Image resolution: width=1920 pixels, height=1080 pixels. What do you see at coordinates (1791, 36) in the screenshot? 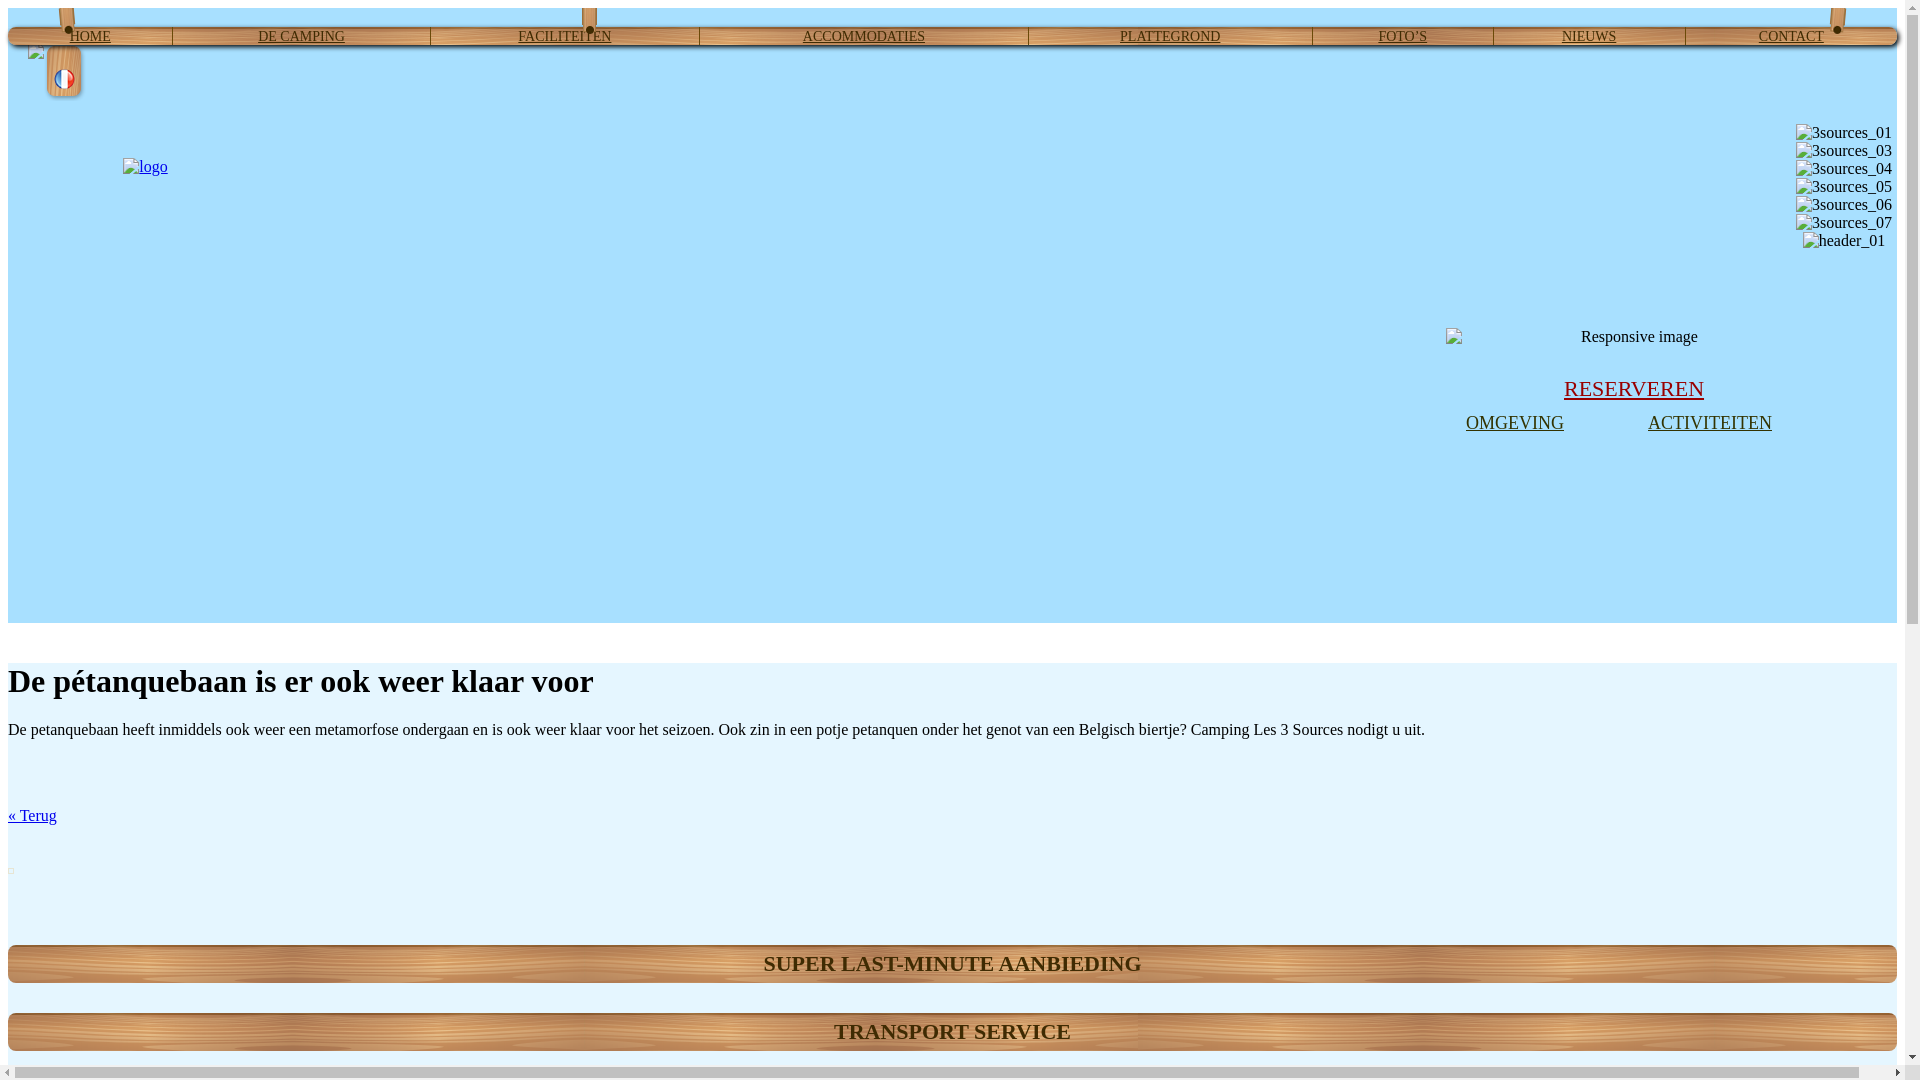
I see `'CONTACT'` at bounding box center [1791, 36].